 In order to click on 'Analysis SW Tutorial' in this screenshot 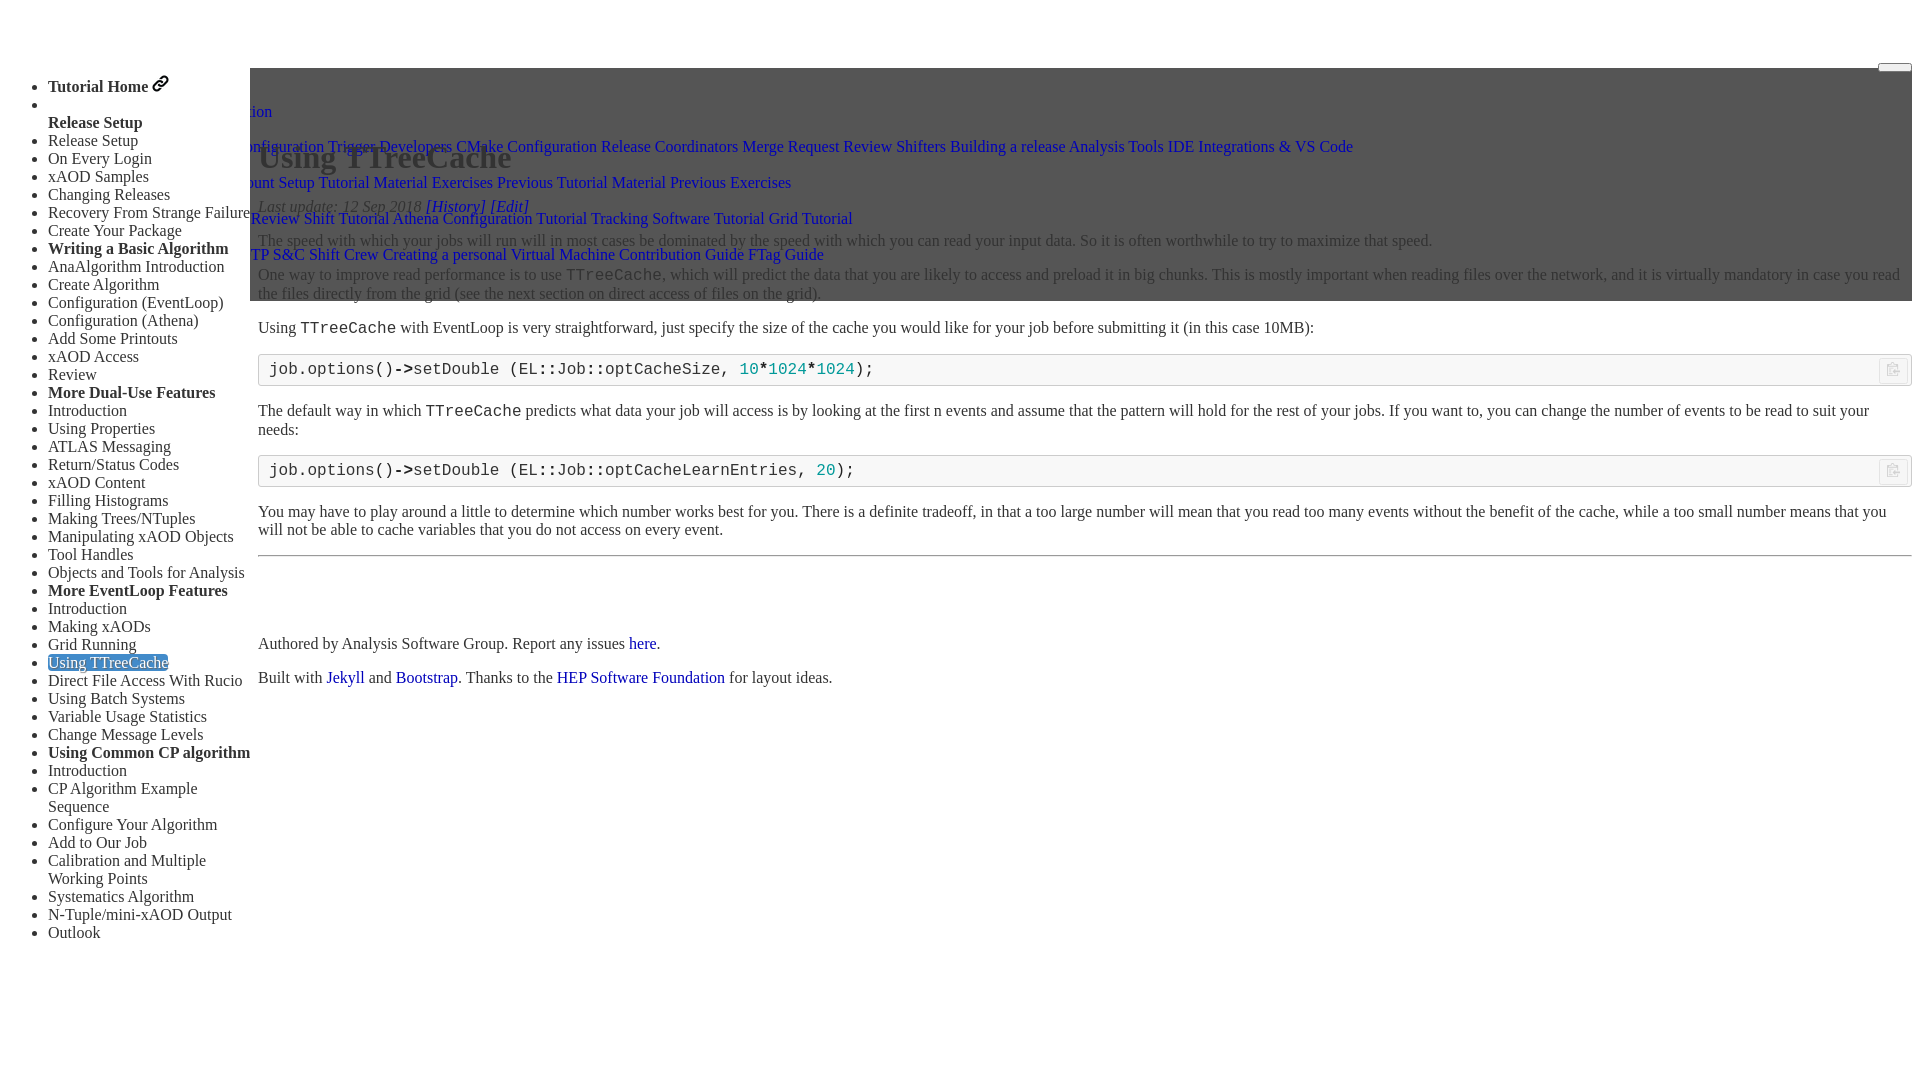, I will do `click(125, 163)`.